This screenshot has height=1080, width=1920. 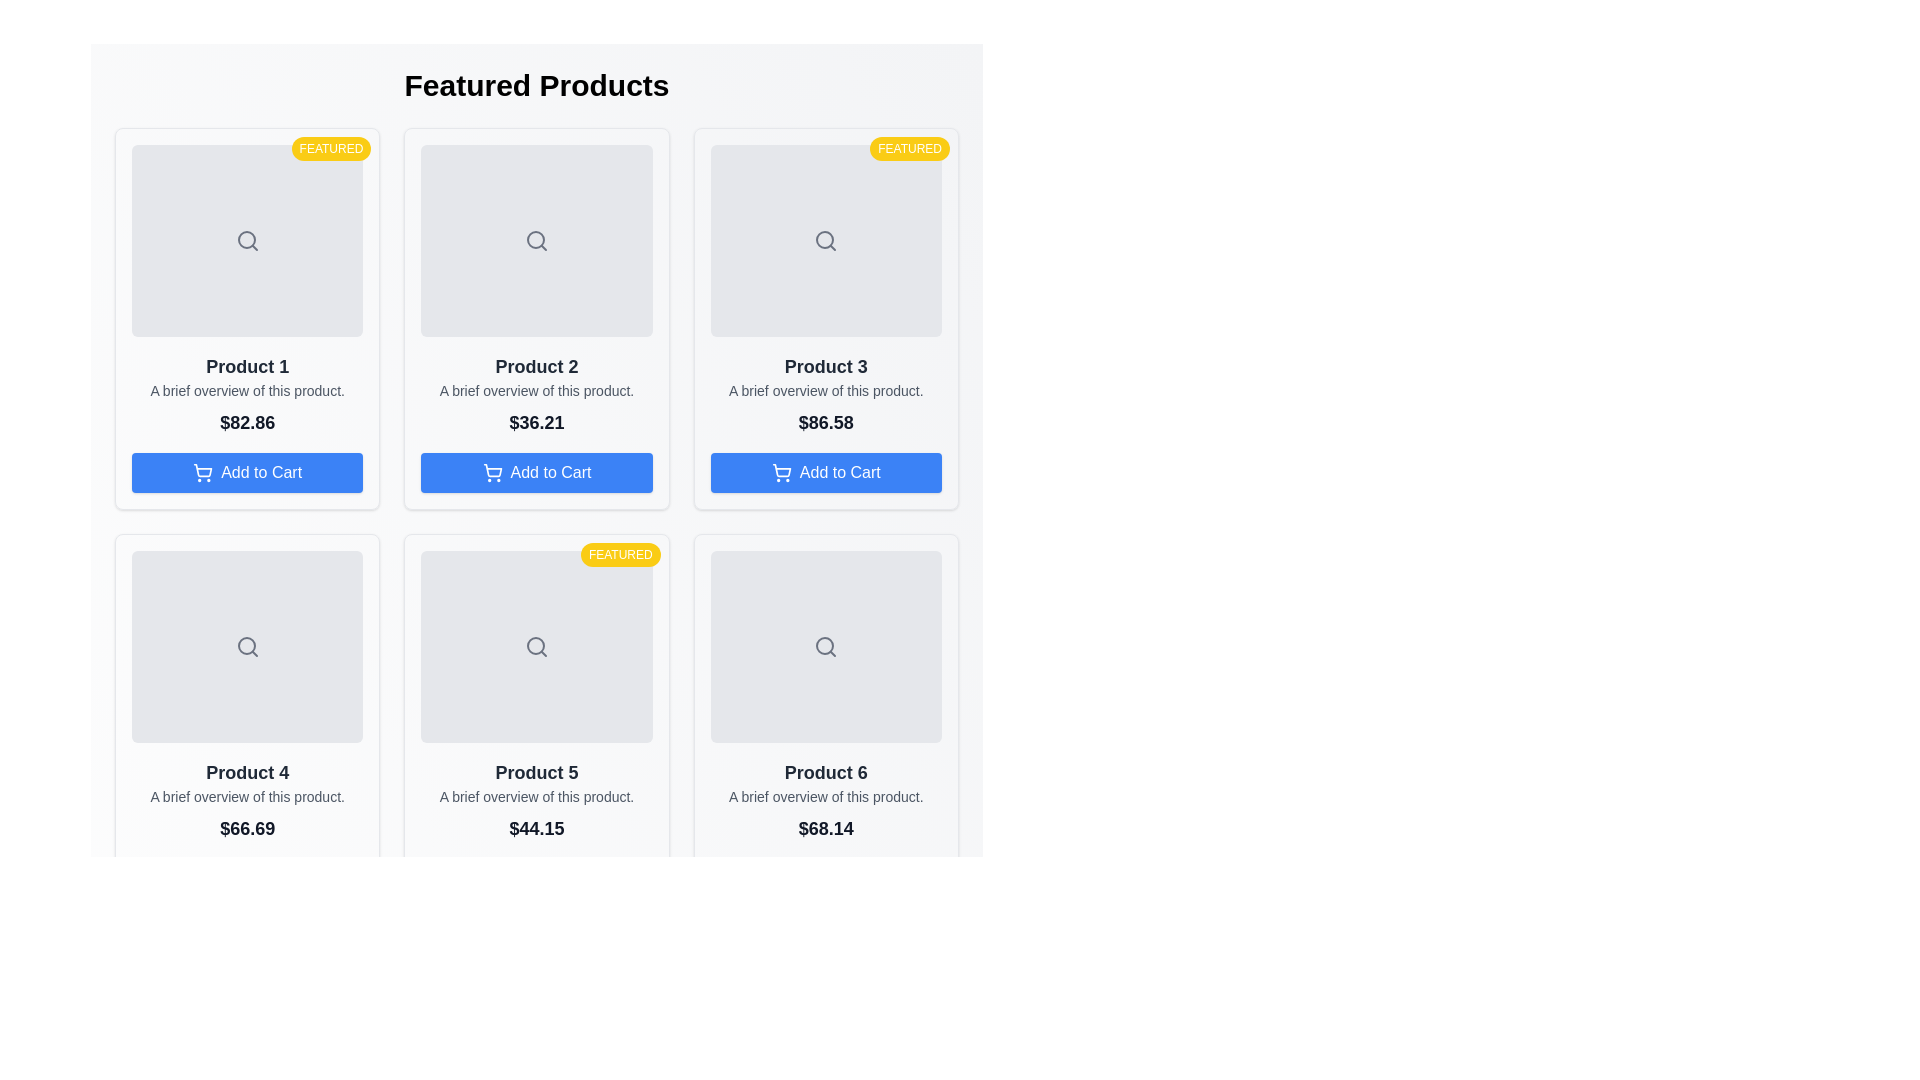 What do you see at coordinates (331, 148) in the screenshot?
I see `the prominent yellow label with rounded edges and white uppercase text reading 'FEATURED', located in the upper-right corner of the 'Product 1' component` at bounding box center [331, 148].